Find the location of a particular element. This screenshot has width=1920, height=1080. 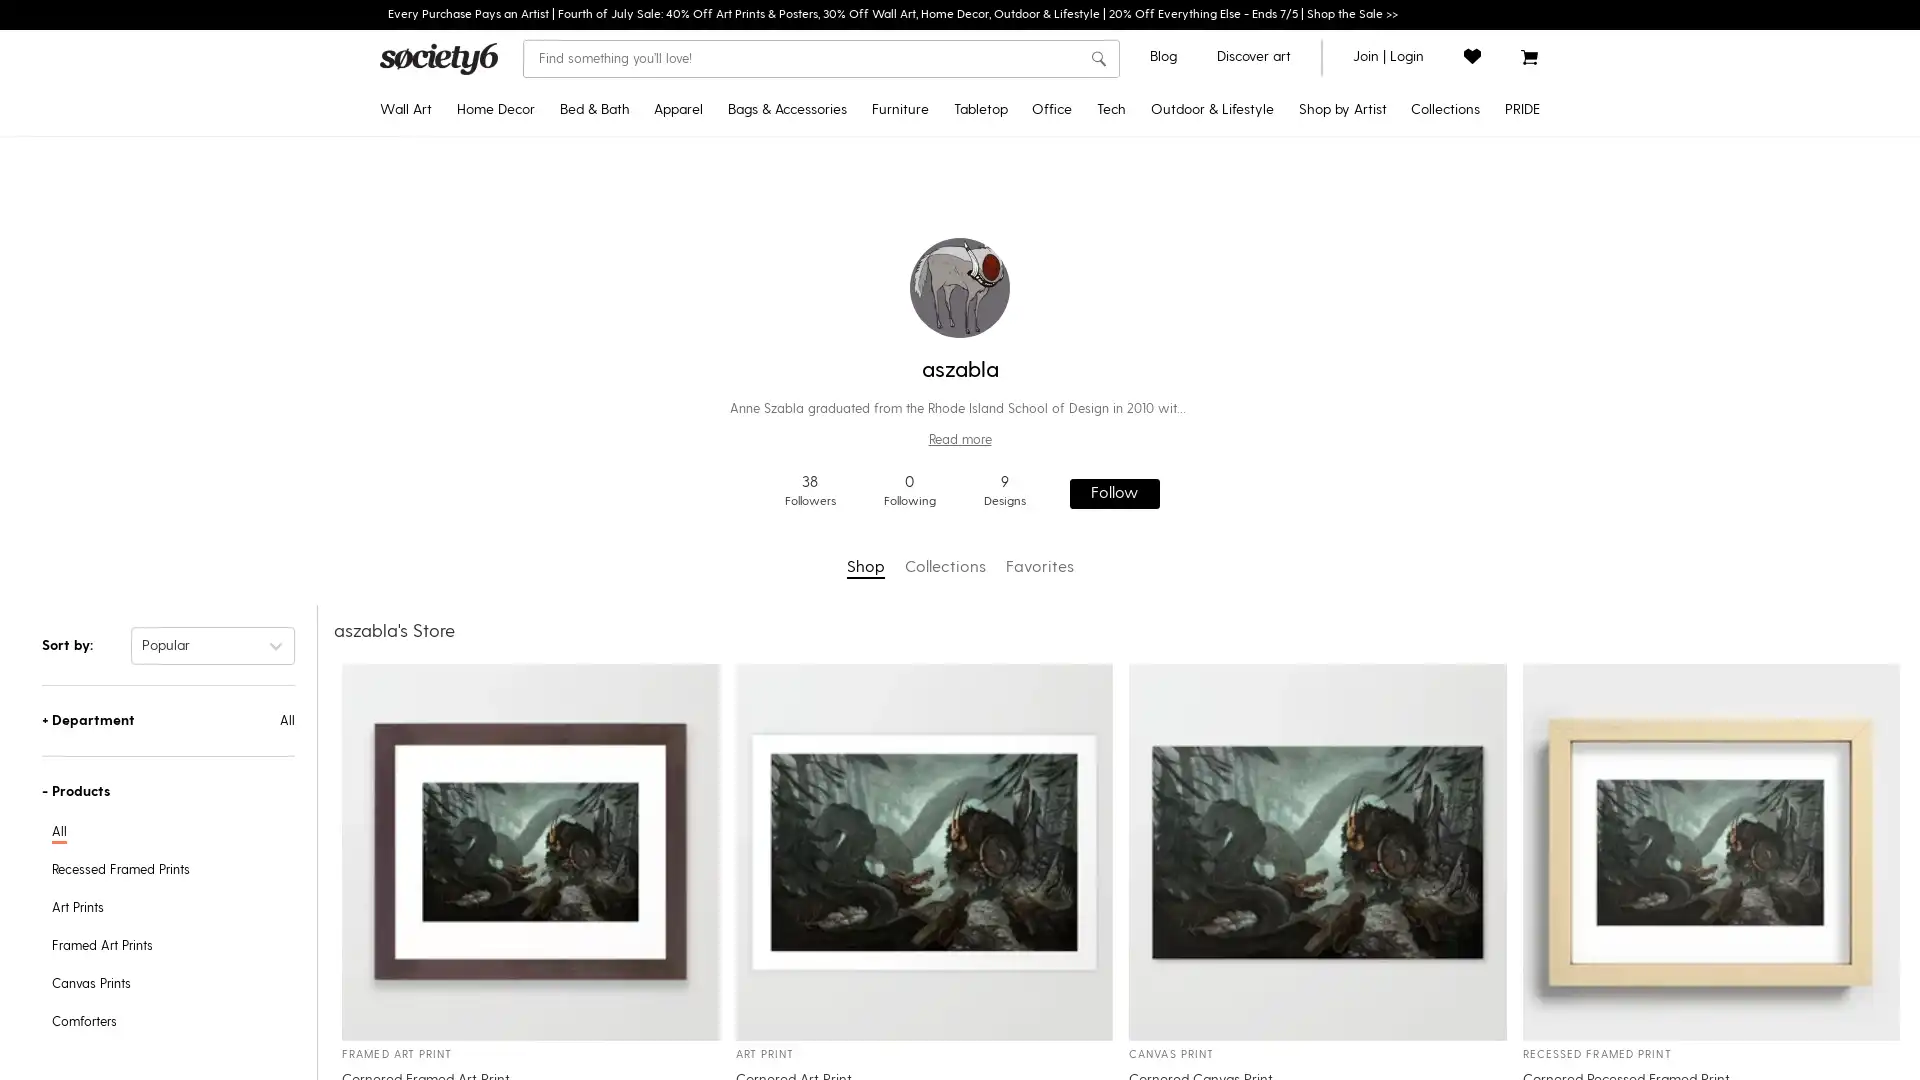

Laptop Sleeves is located at coordinates (1182, 416).